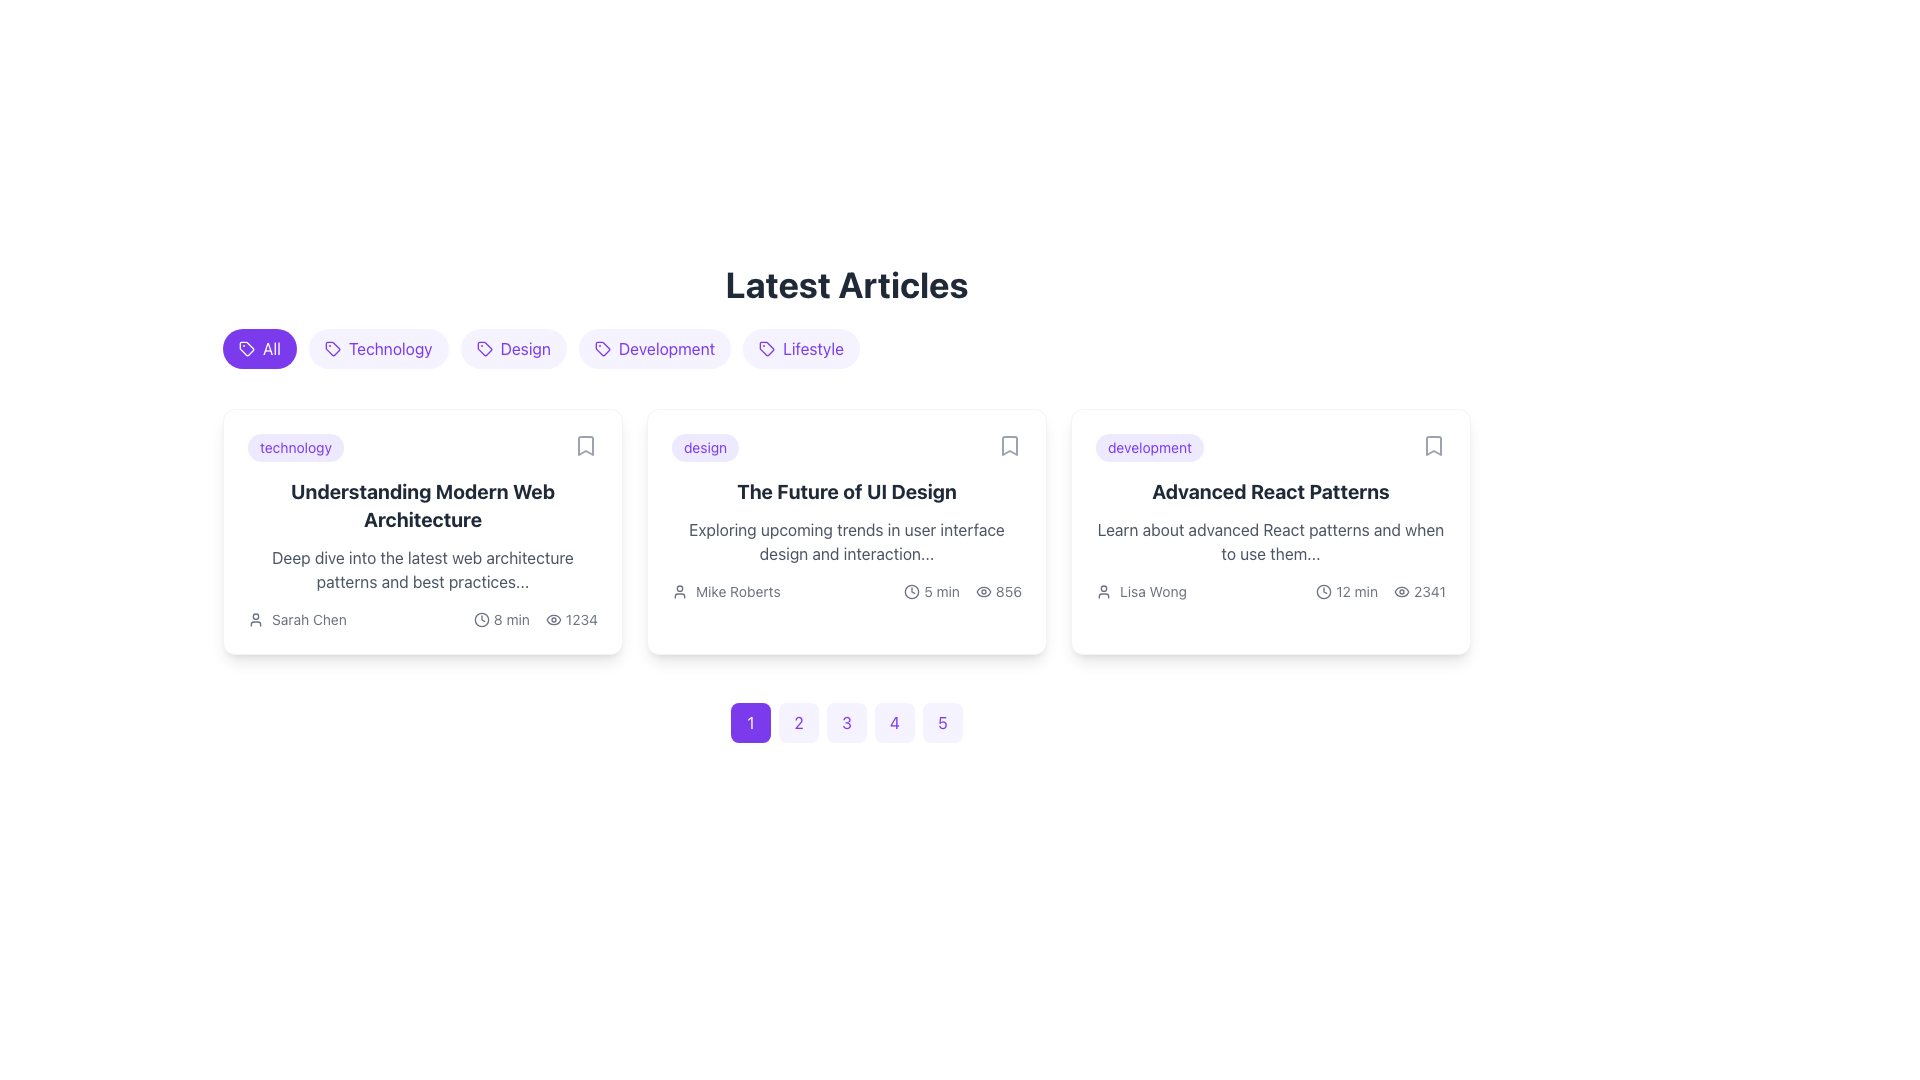 The image size is (1920, 1080). What do you see at coordinates (501, 619) in the screenshot?
I see `estimated reading time information displayed on the Text Label with Icon located in the bottom-left portion of the 'Understanding Modern Web Architecture' article card, just under the author's name` at bounding box center [501, 619].